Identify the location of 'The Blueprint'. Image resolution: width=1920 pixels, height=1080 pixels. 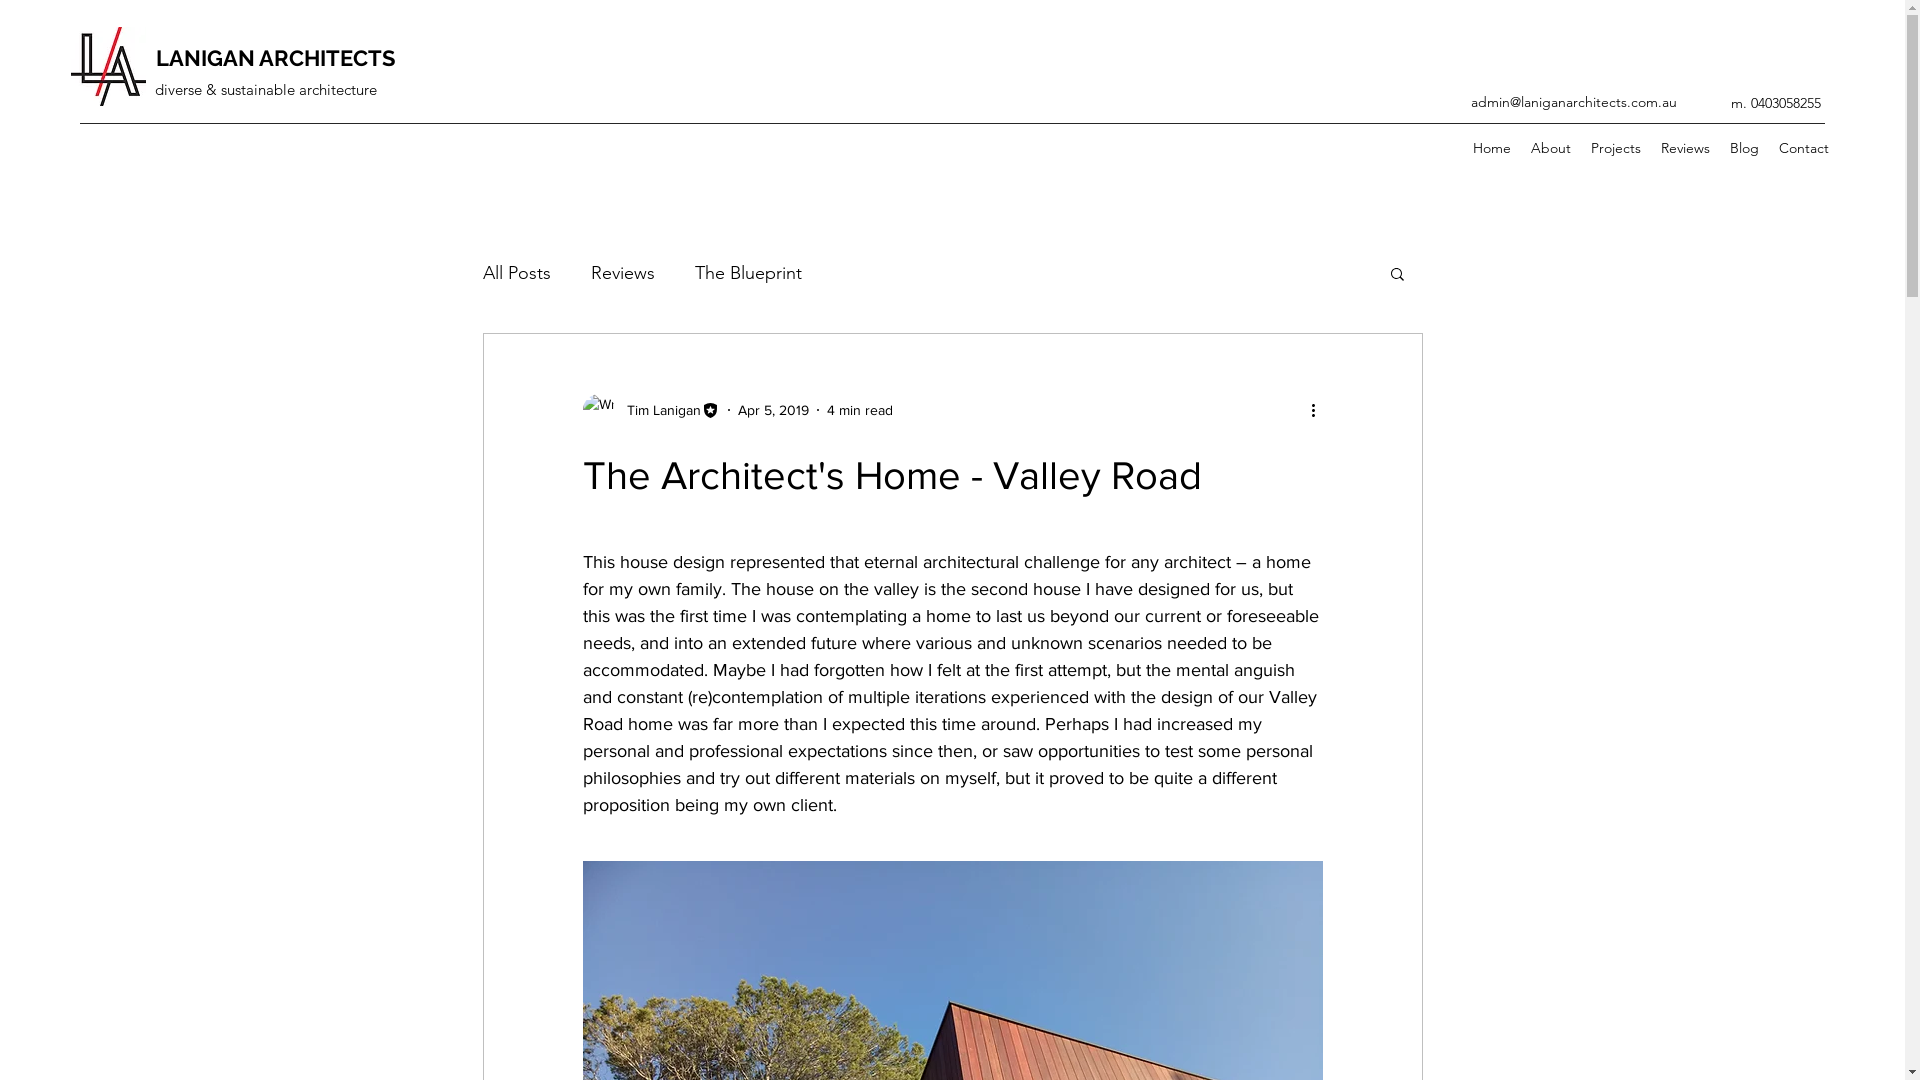
(746, 273).